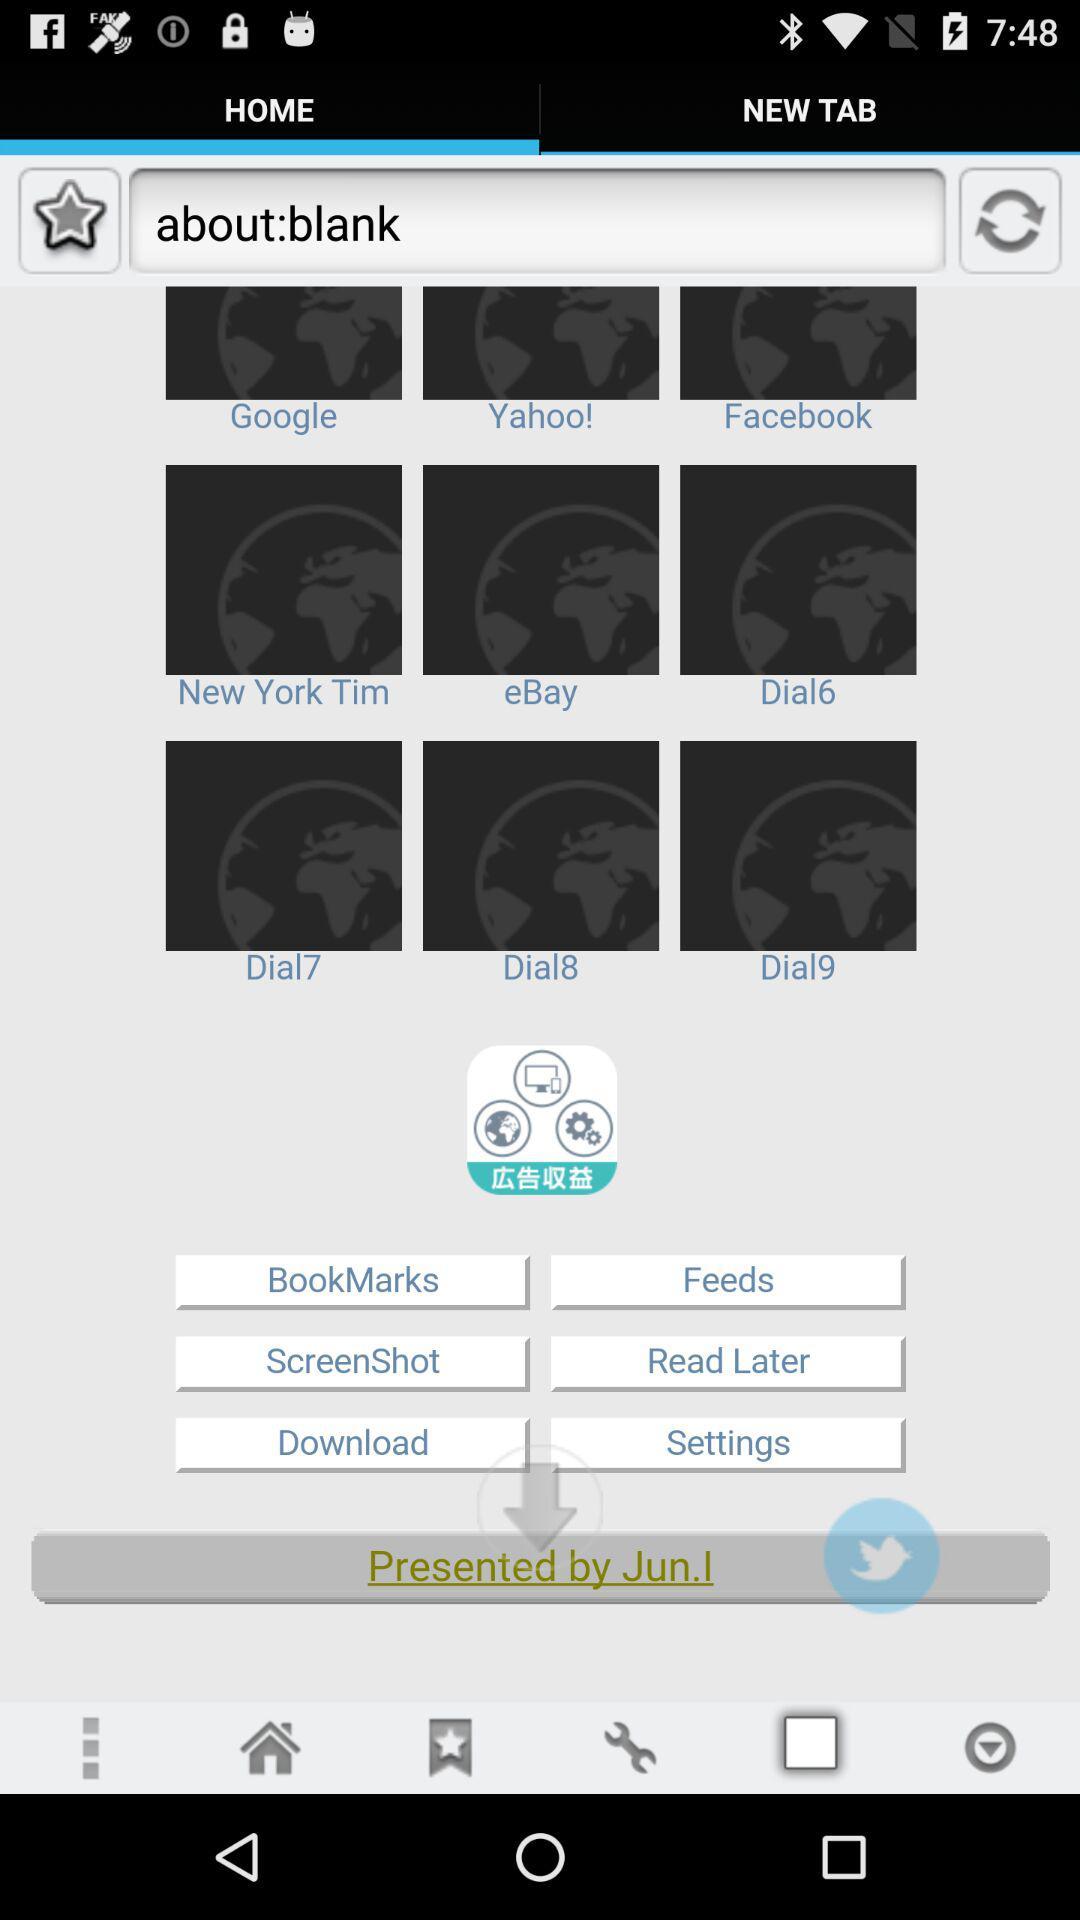 The width and height of the screenshot is (1080, 1920). Describe the element at coordinates (810, 1746) in the screenshot. I see `menu pega` at that location.